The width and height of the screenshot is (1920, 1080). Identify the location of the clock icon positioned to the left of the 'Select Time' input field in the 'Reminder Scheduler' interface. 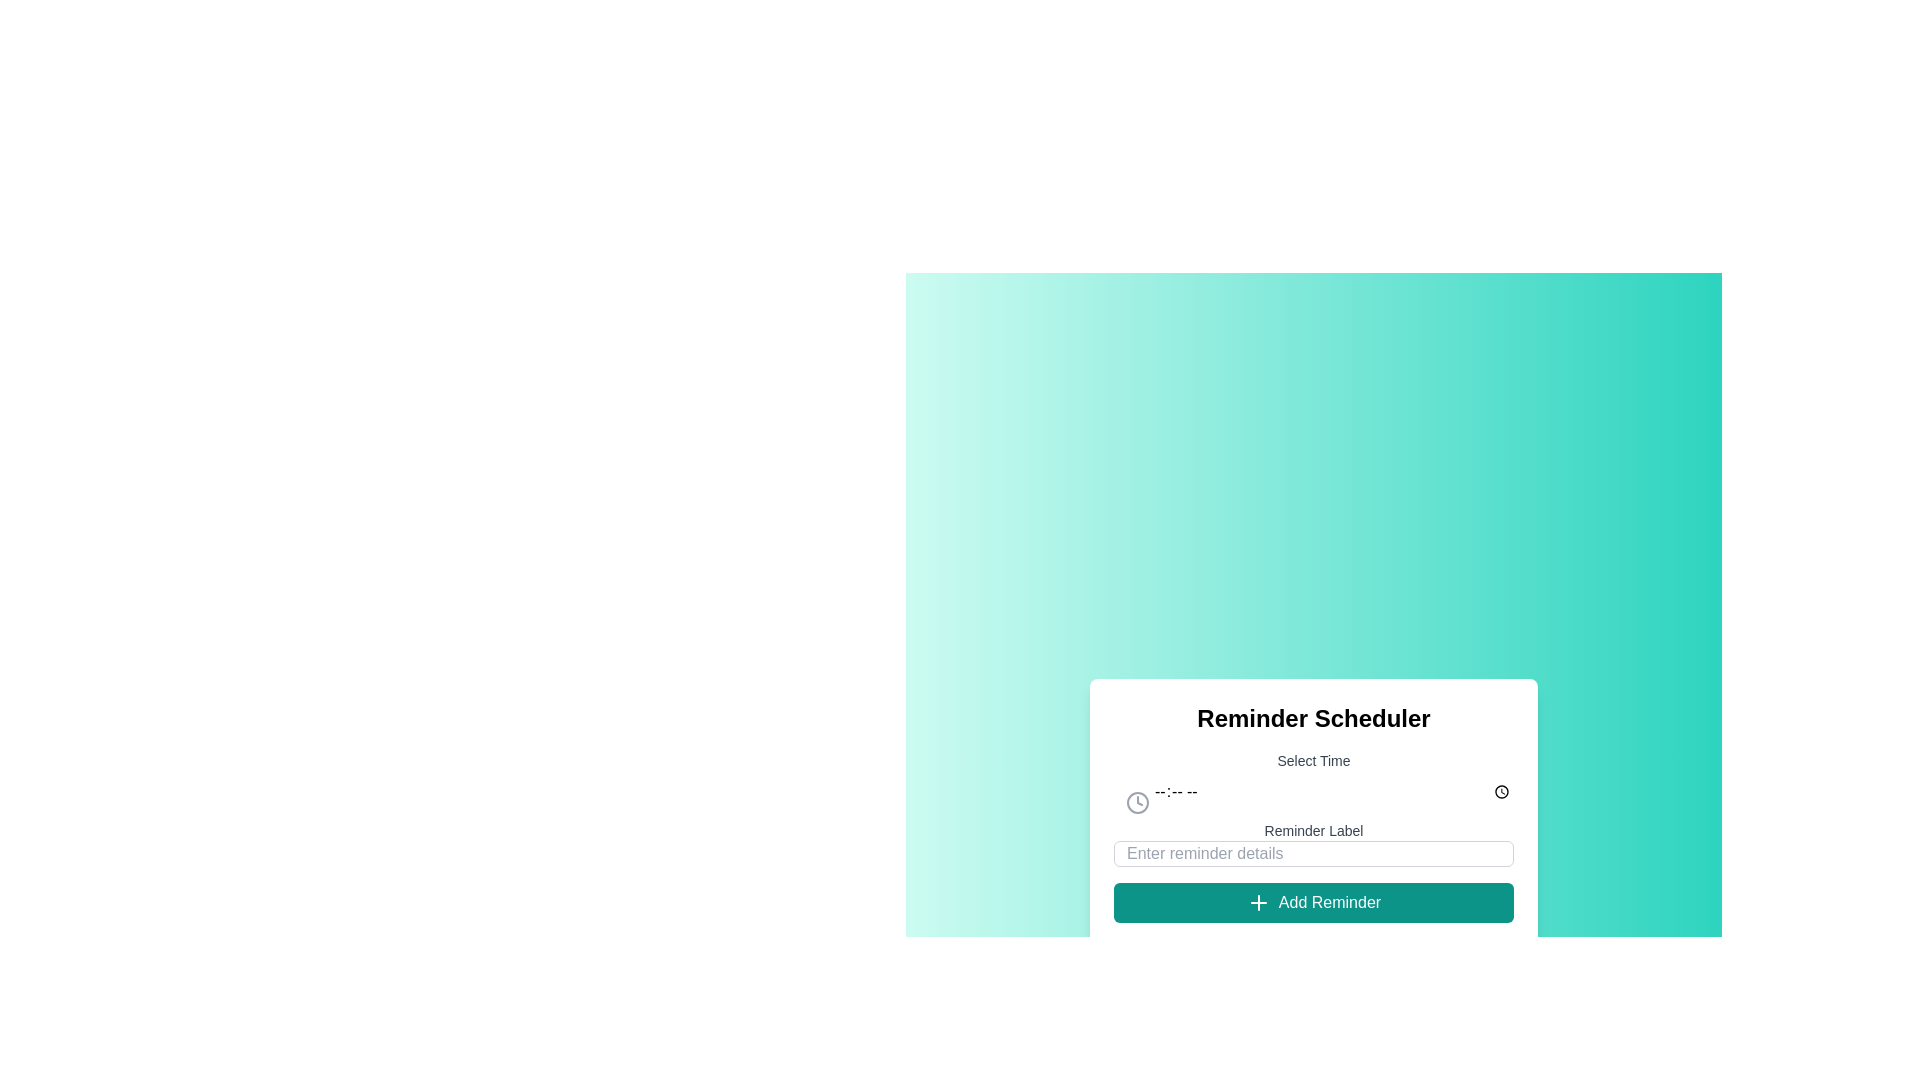
(1137, 801).